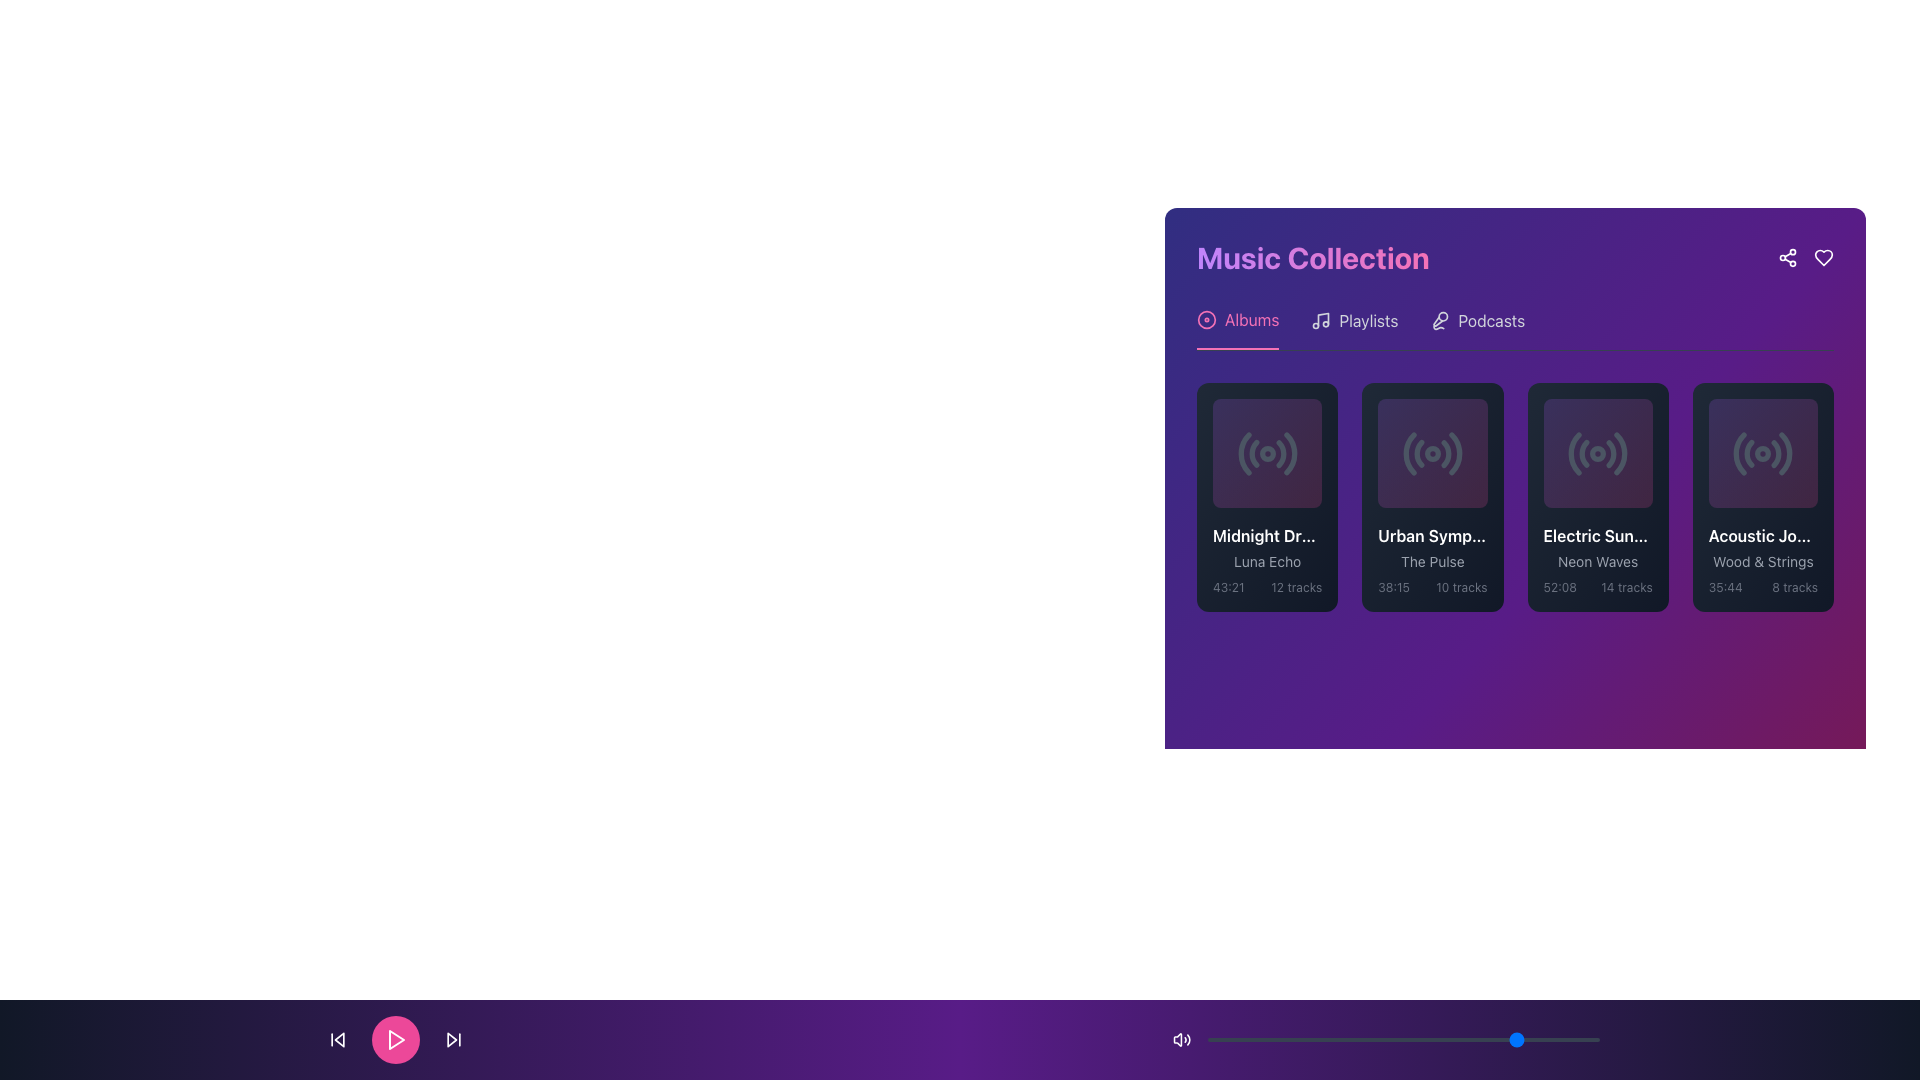 The width and height of the screenshot is (1920, 1080). Describe the element at coordinates (1432, 453) in the screenshot. I see `the play icon located on the second item card titled 'Urban Symphony' in the 'Albums' section of the music playlist` at that location.